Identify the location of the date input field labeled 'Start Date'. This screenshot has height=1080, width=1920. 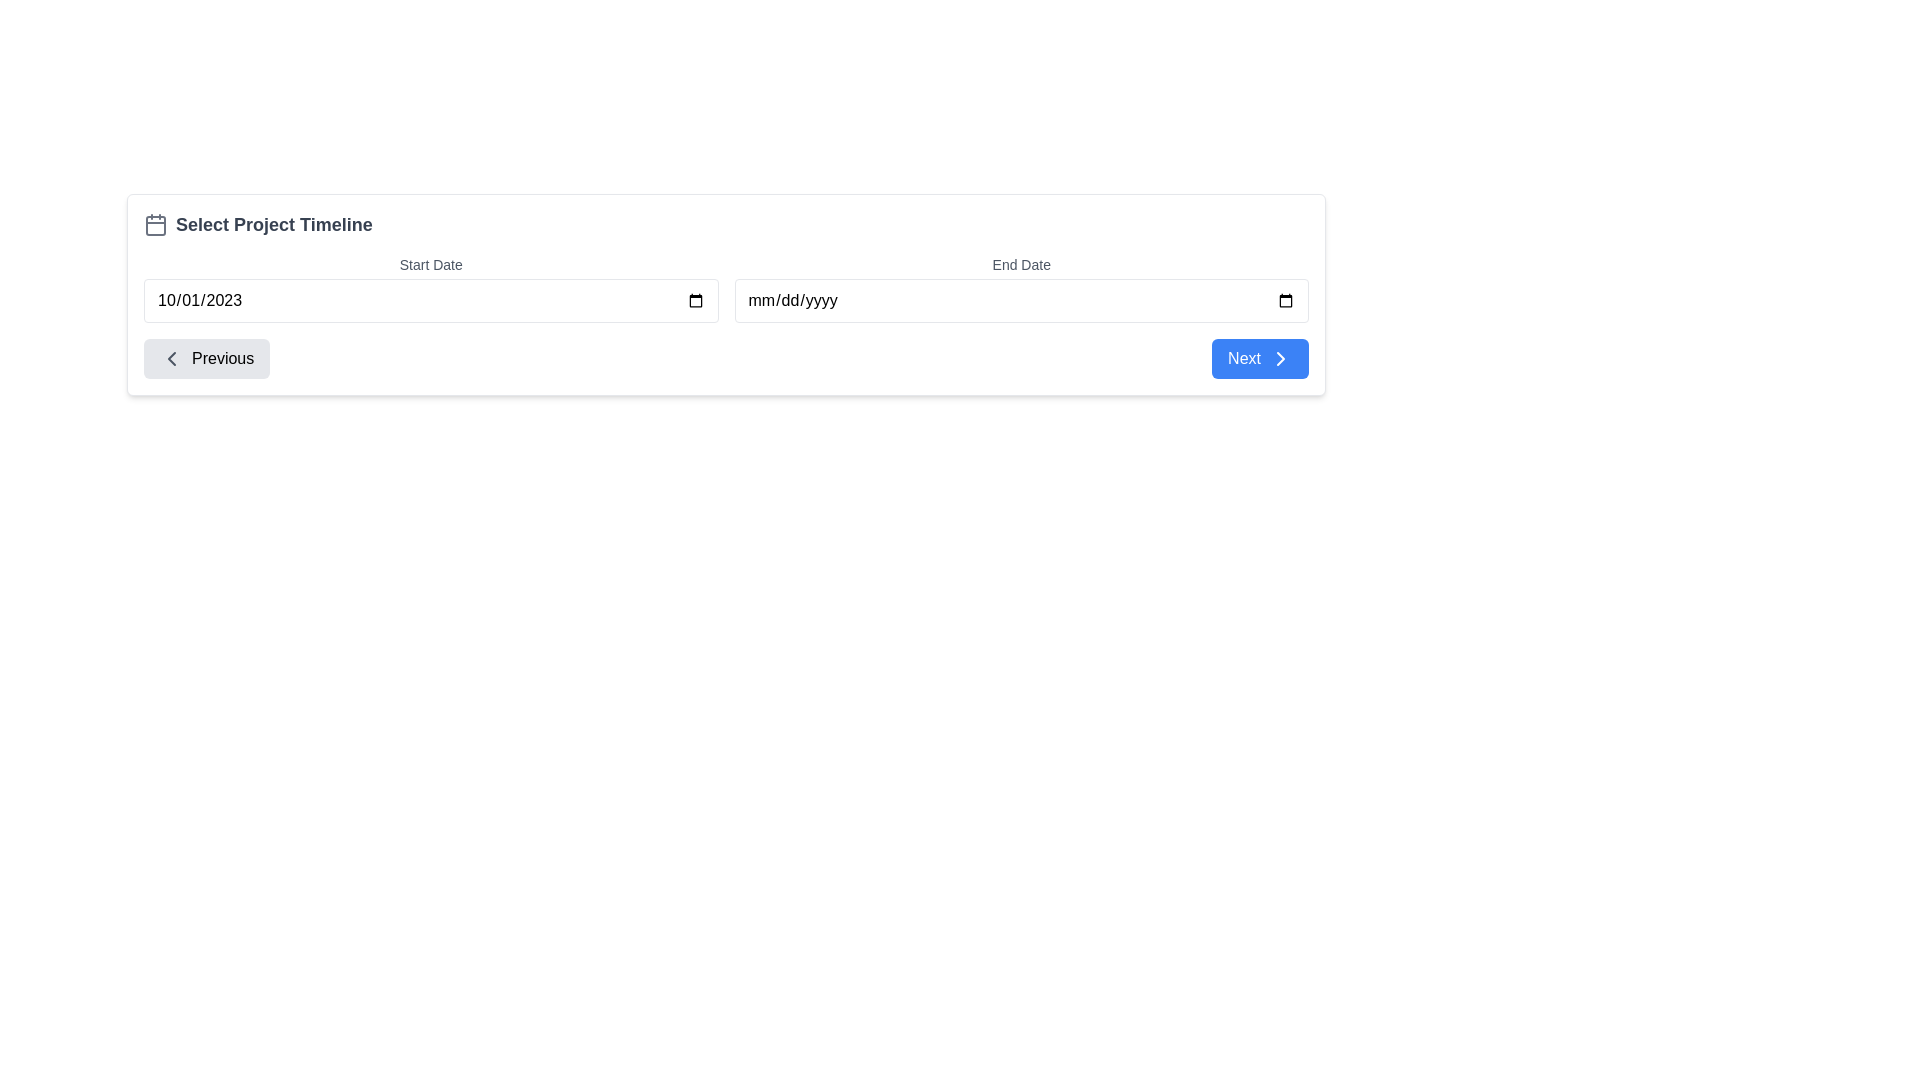
(430, 300).